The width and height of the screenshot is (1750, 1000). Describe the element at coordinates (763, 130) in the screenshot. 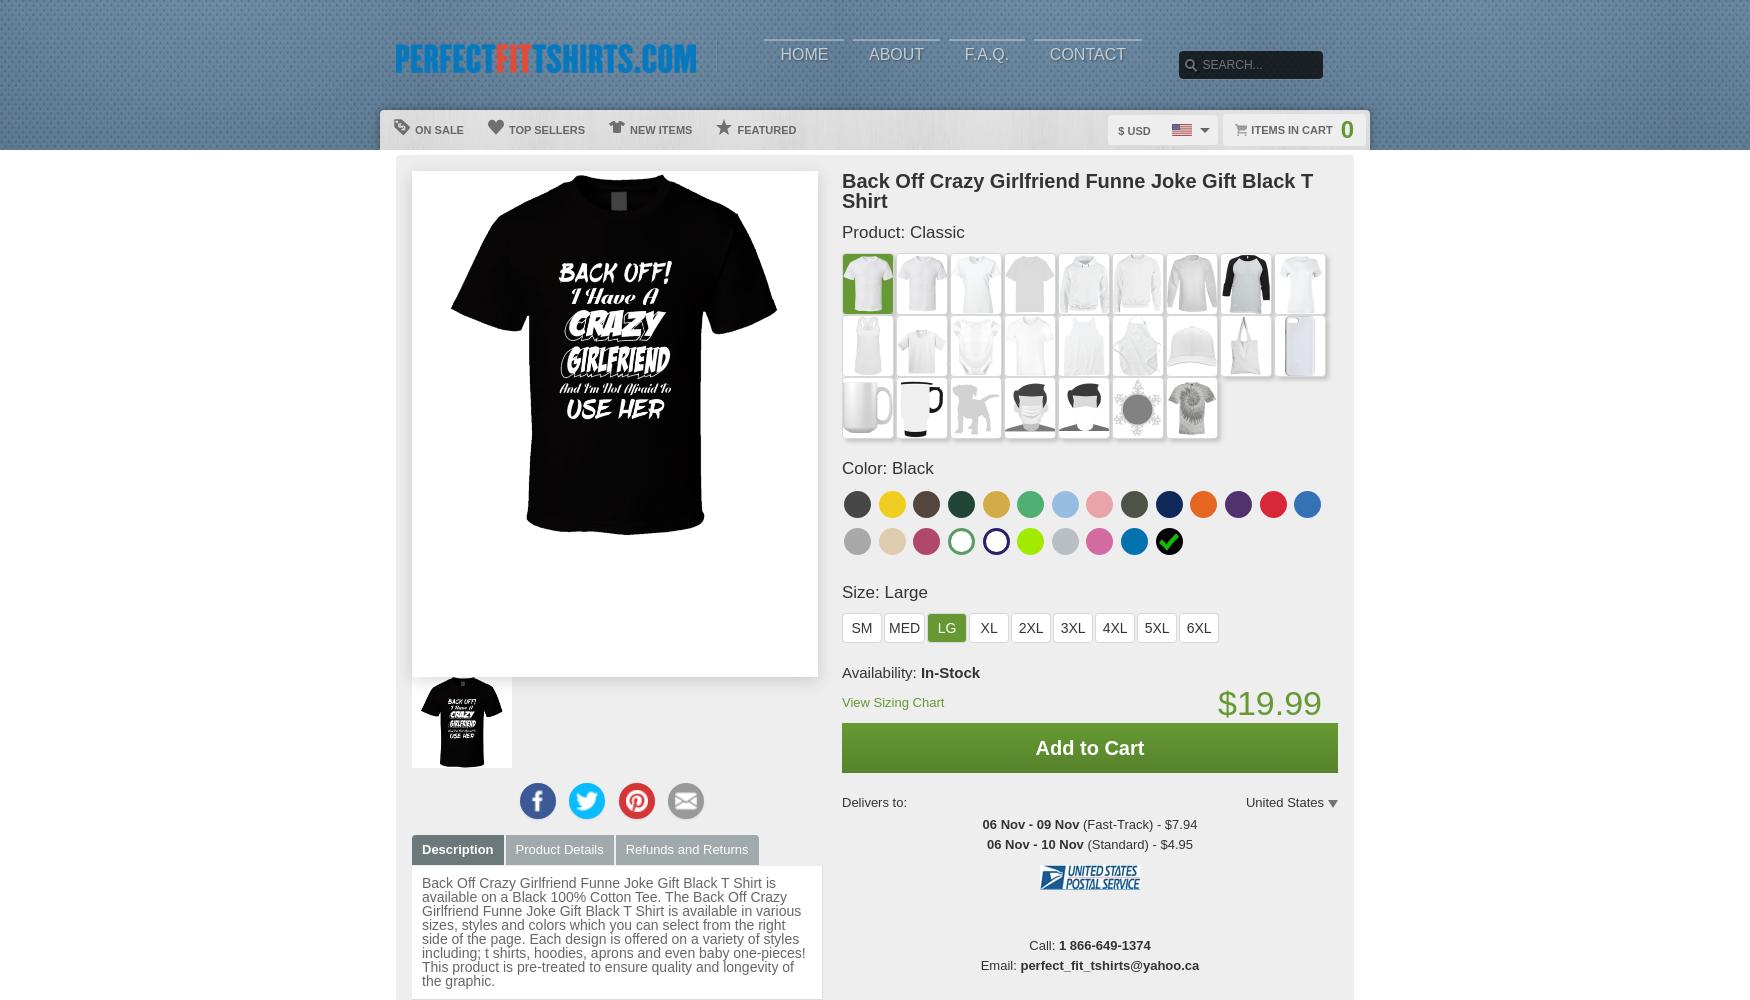

I see `'Featured'` at that location.